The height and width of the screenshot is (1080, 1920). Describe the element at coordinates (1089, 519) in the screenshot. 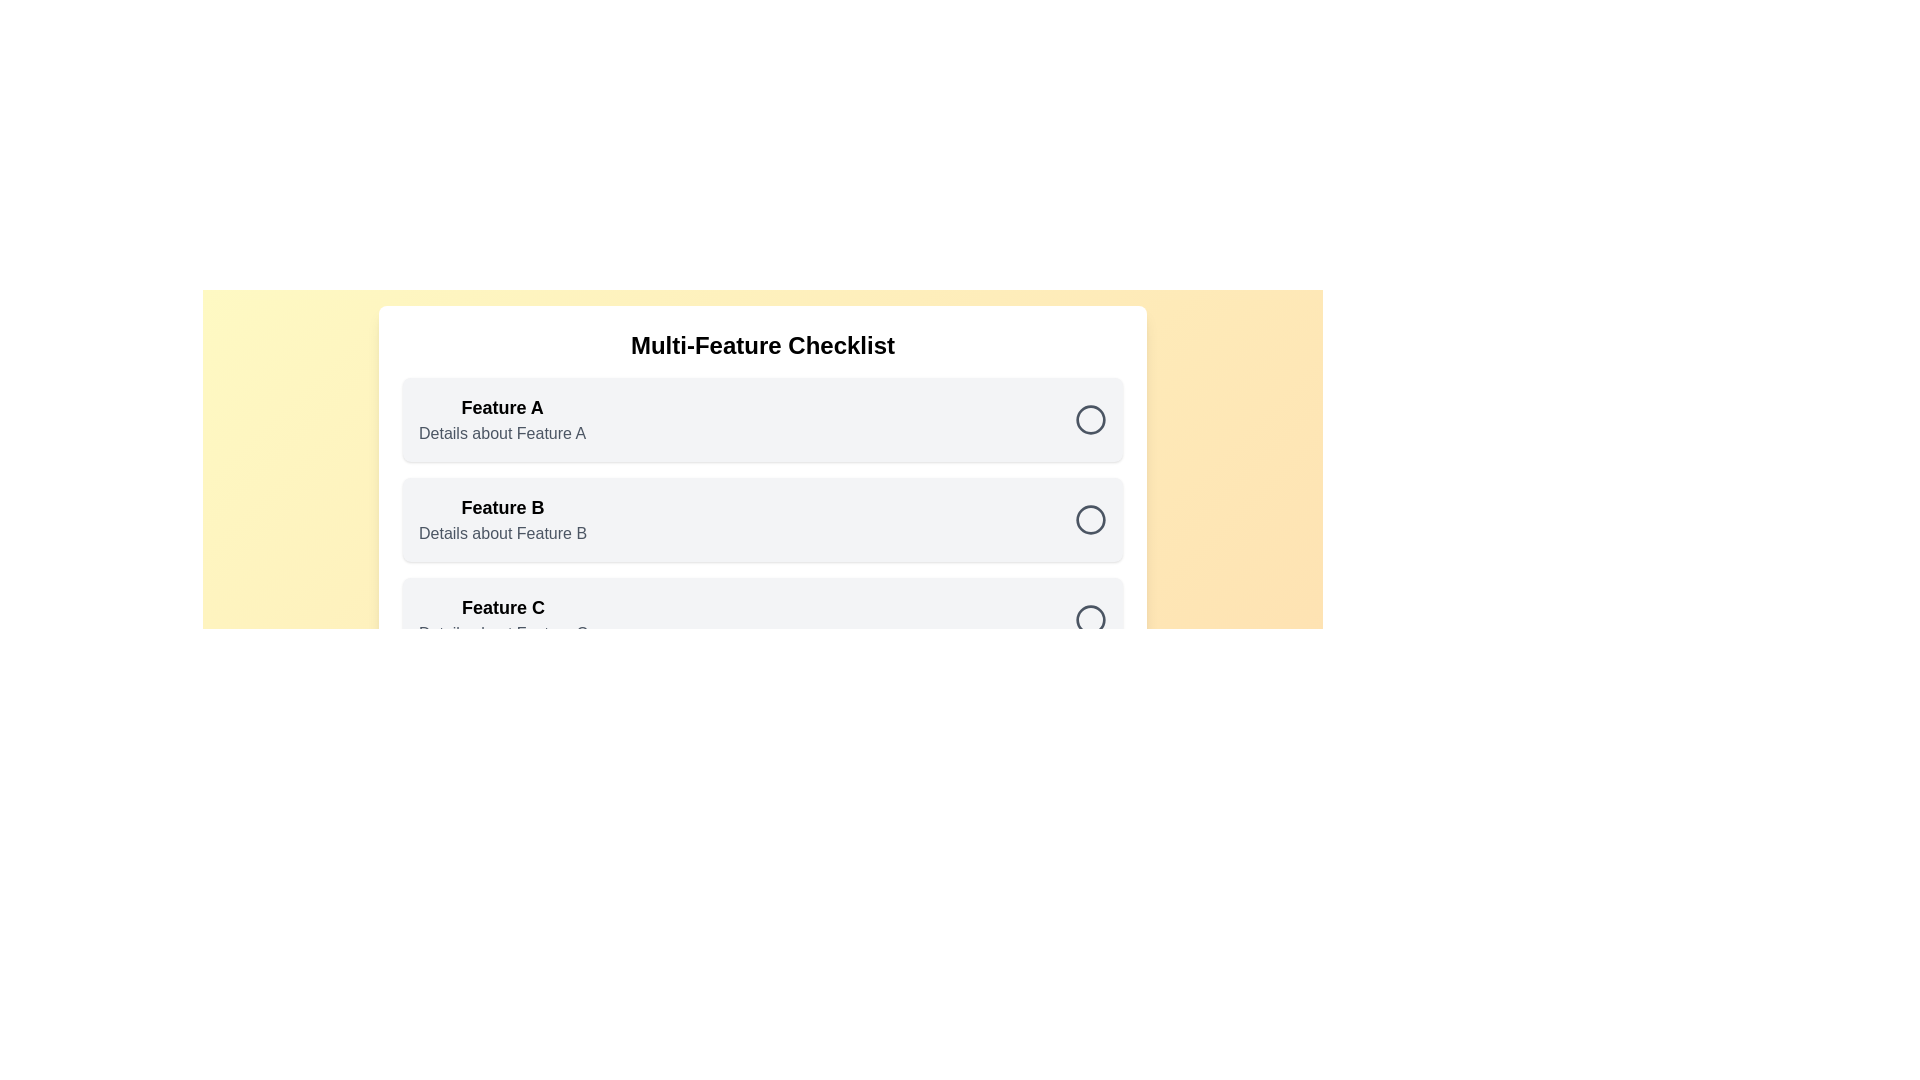

I see `the checklist item Feature B` at that location.